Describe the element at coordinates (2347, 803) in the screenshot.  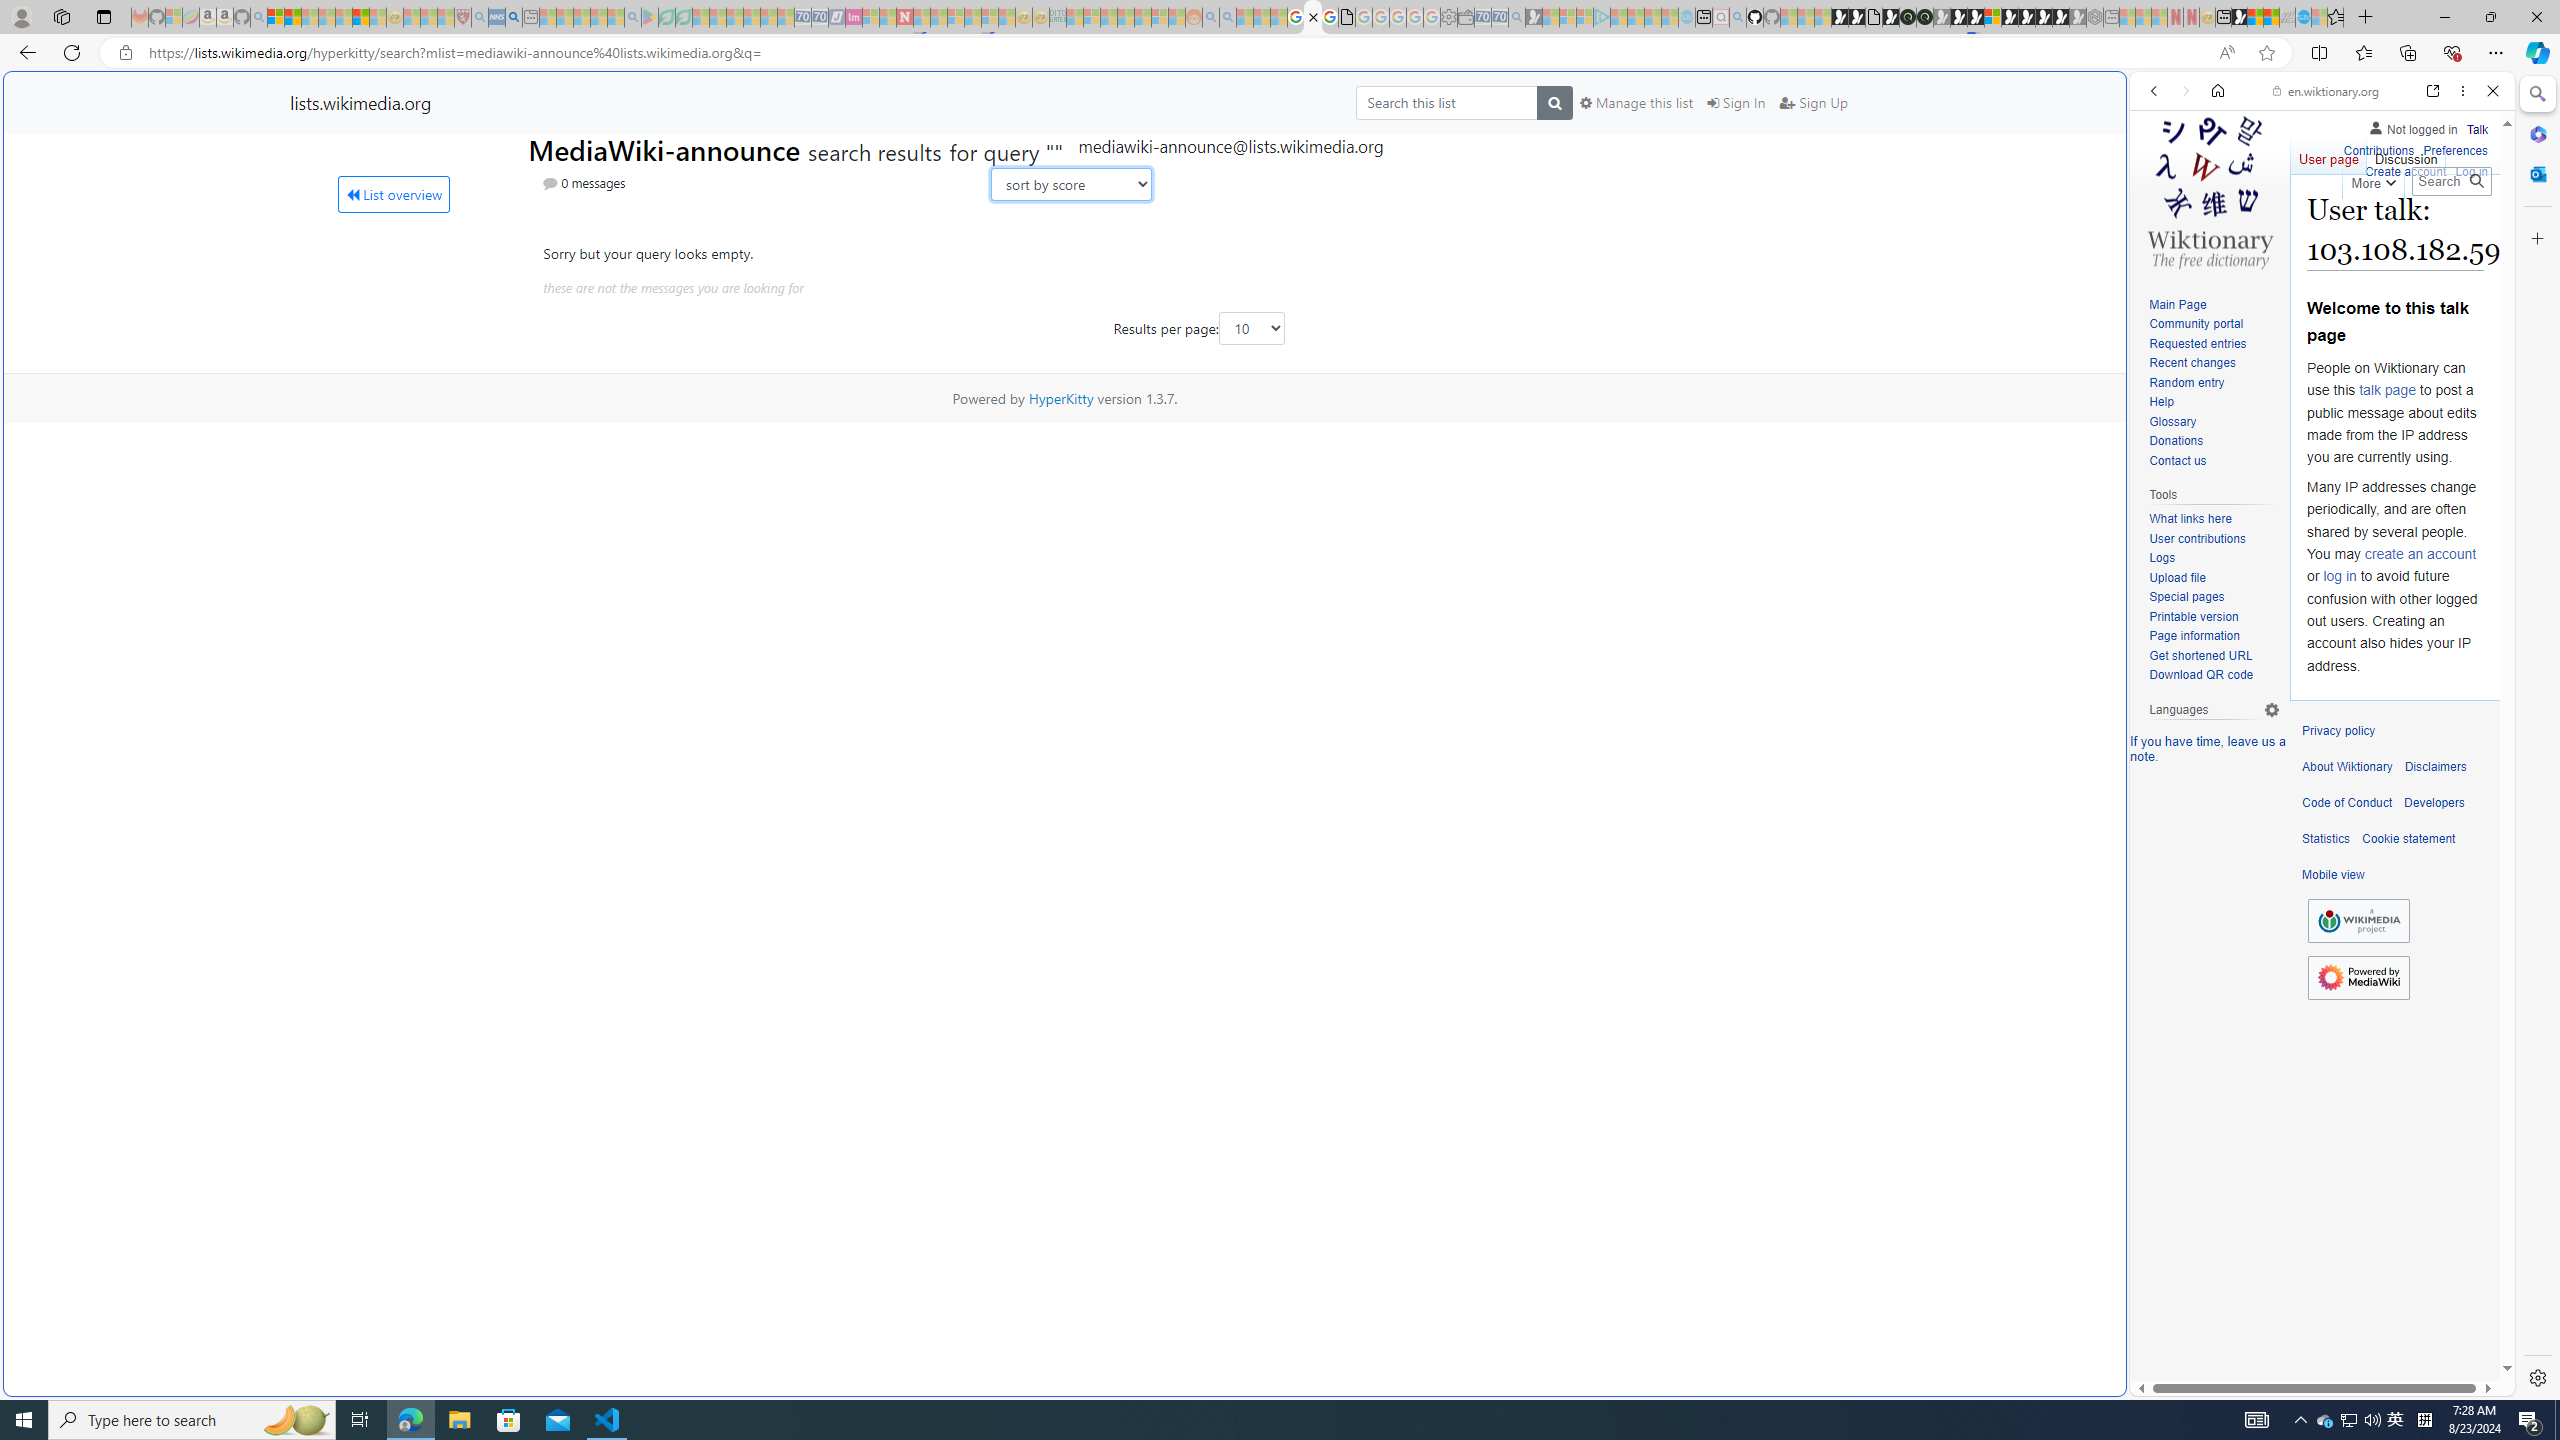
I see `'Code of Conduct'` at that location.